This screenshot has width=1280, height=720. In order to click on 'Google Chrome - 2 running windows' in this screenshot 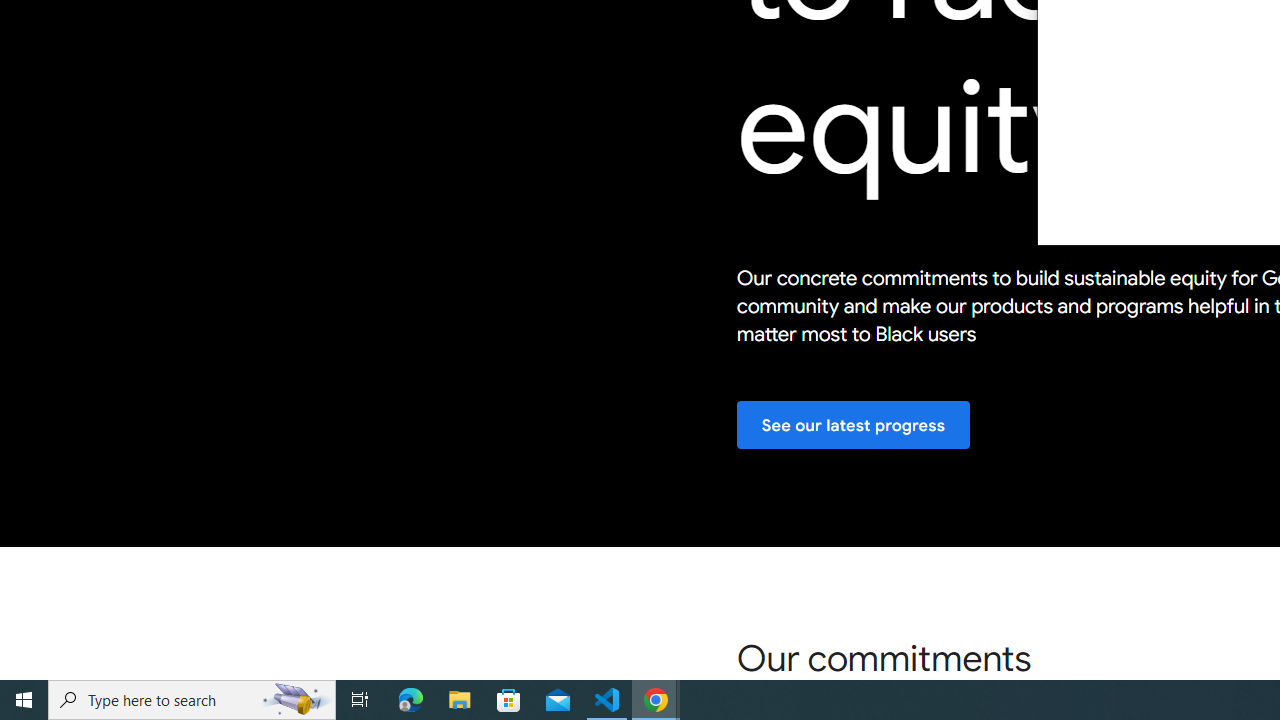, I will do `click(656, 698)`.